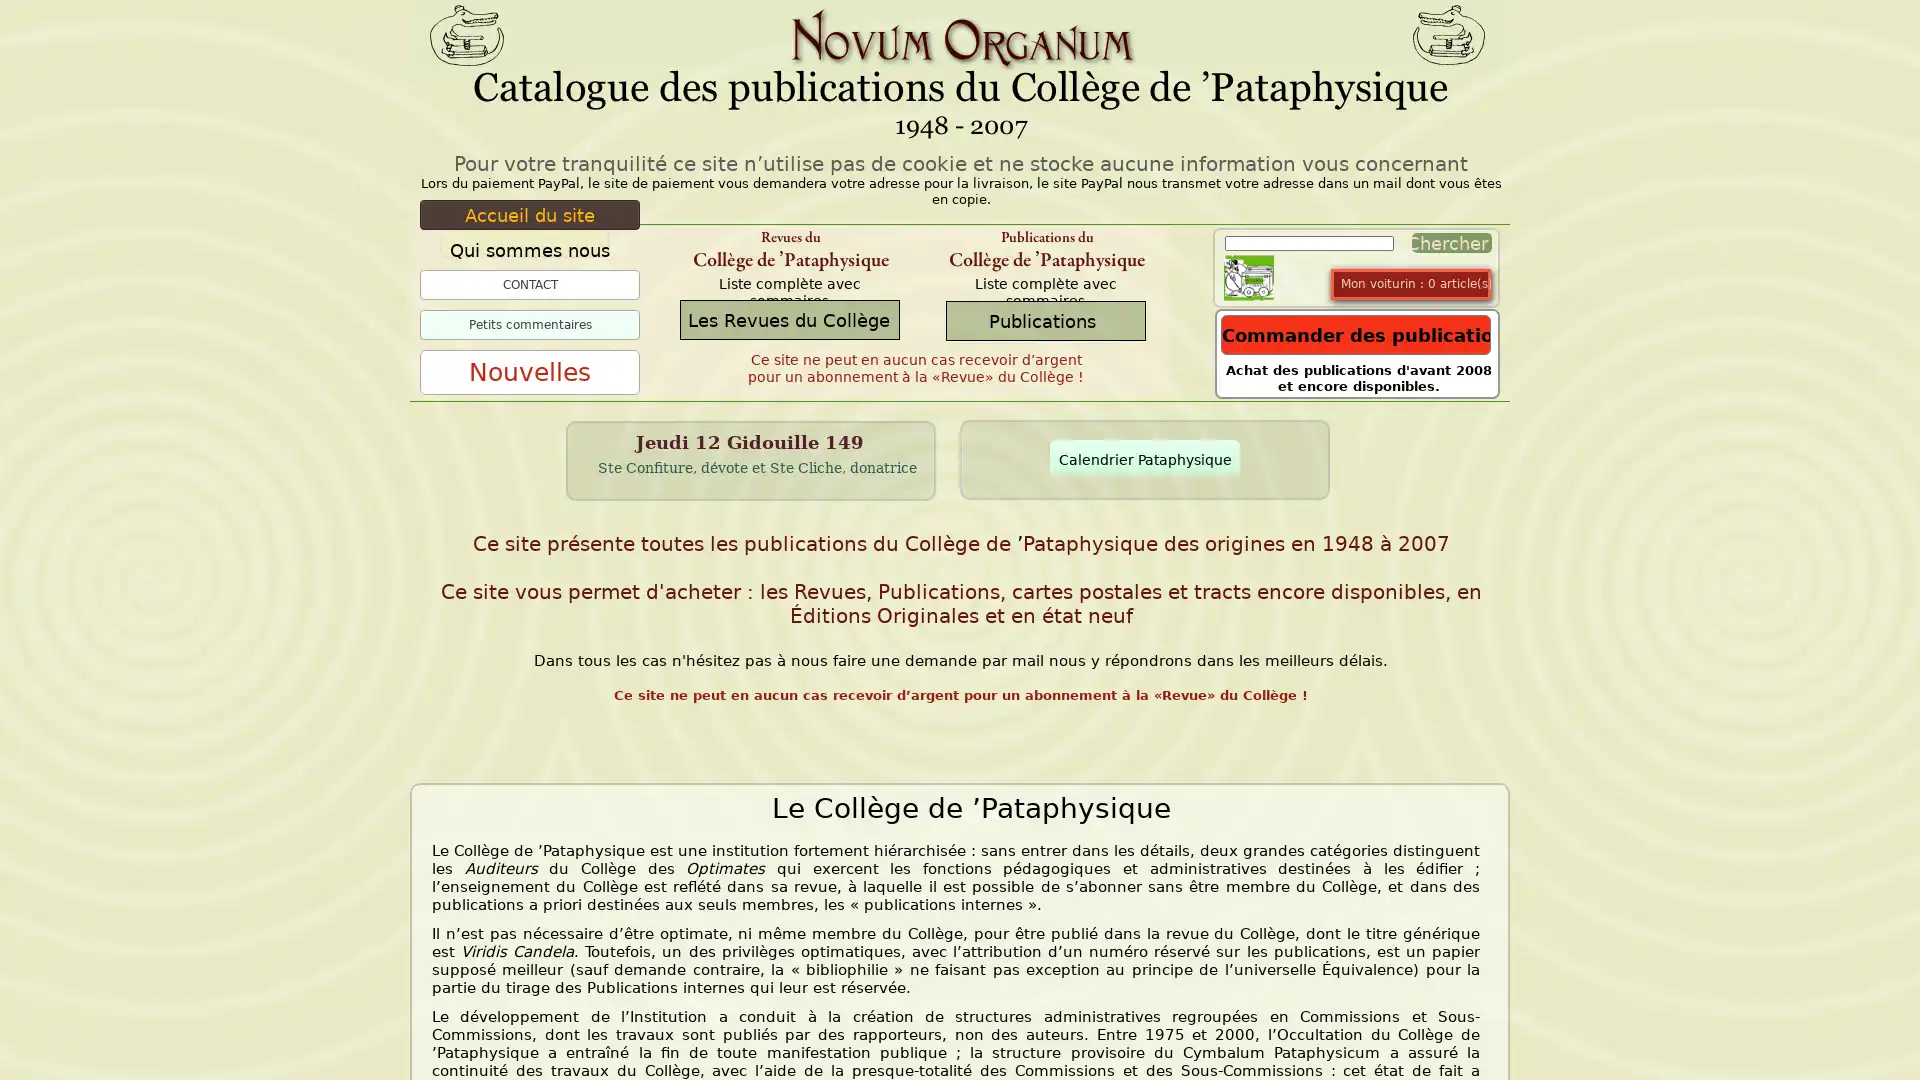 The image size is (1920, 1080). Describe the element at coordinates (529, 323) in the screenshot. I see `Petits commentaires` at that location.